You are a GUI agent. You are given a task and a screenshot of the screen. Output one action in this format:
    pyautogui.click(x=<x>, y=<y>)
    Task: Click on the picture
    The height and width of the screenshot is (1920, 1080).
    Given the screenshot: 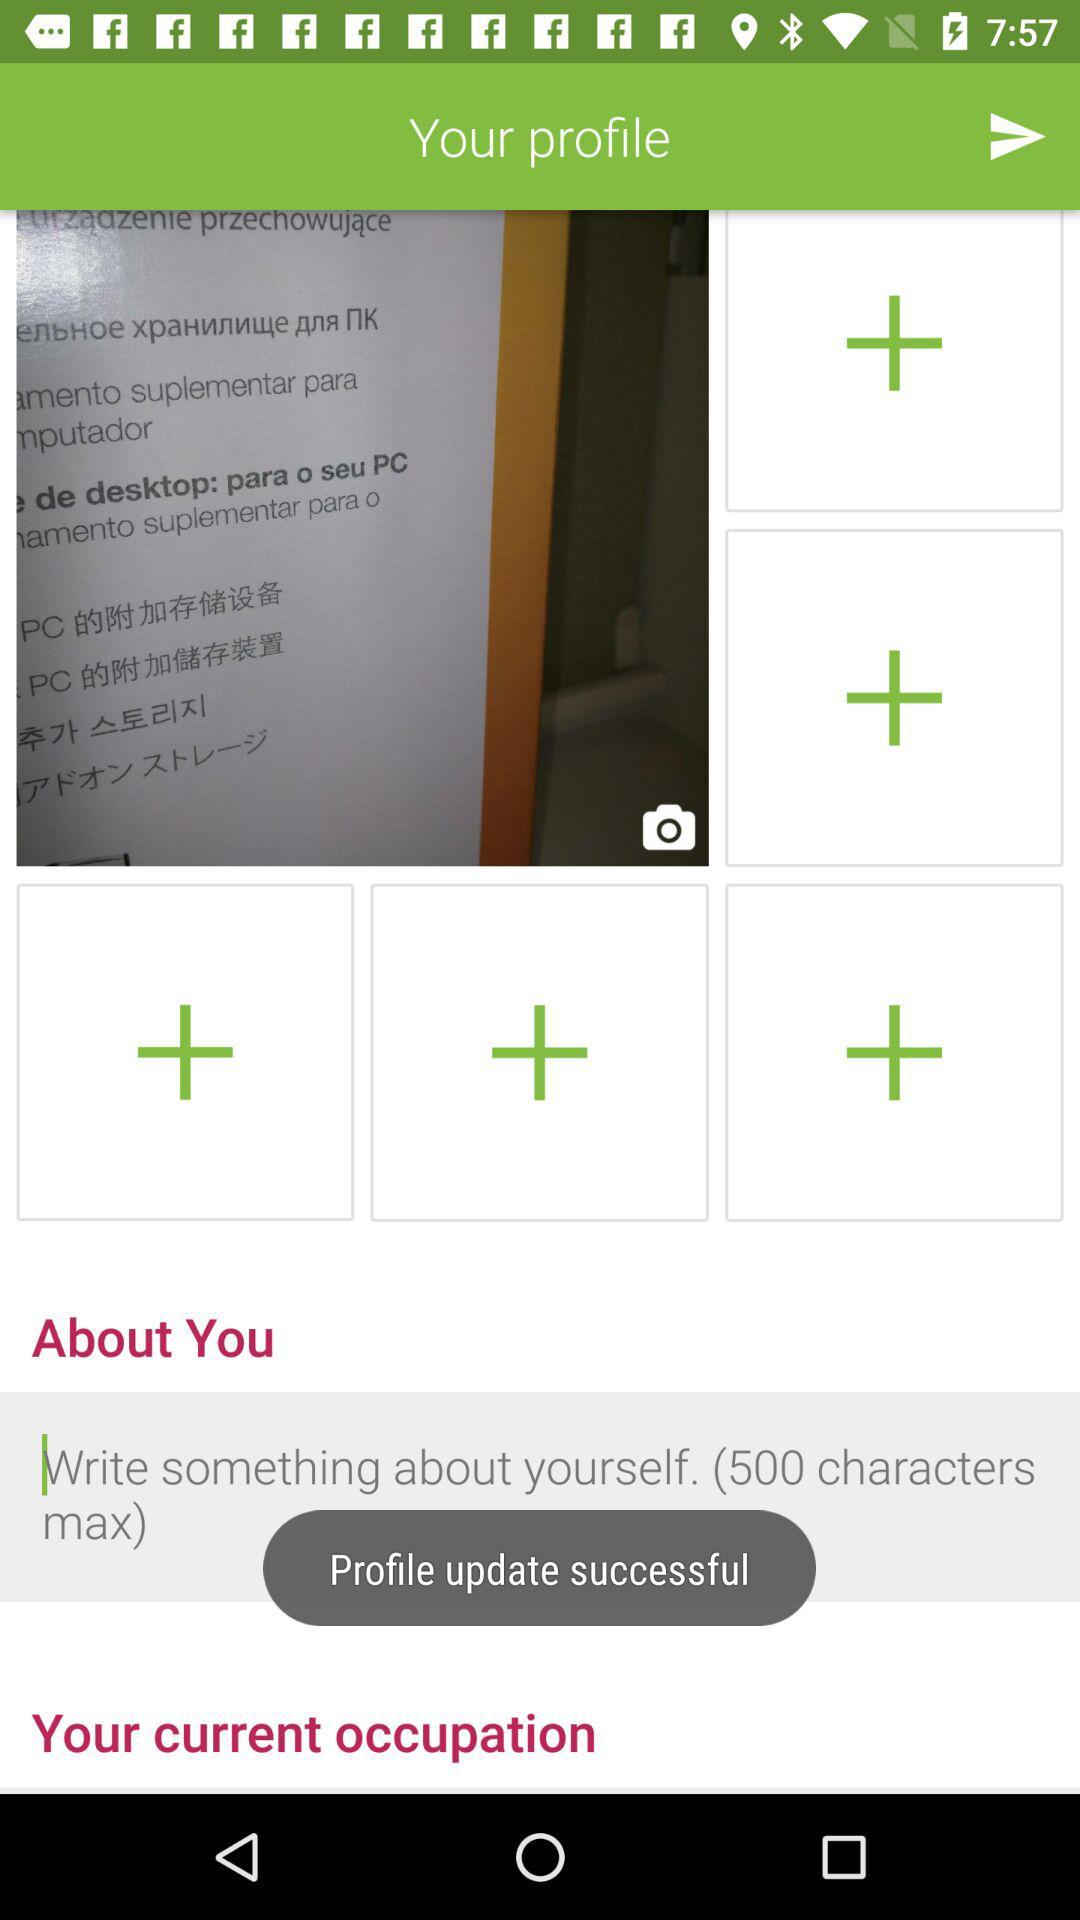 What is the action you would take?
    pyautogui.click(x=893, y=1051)
    